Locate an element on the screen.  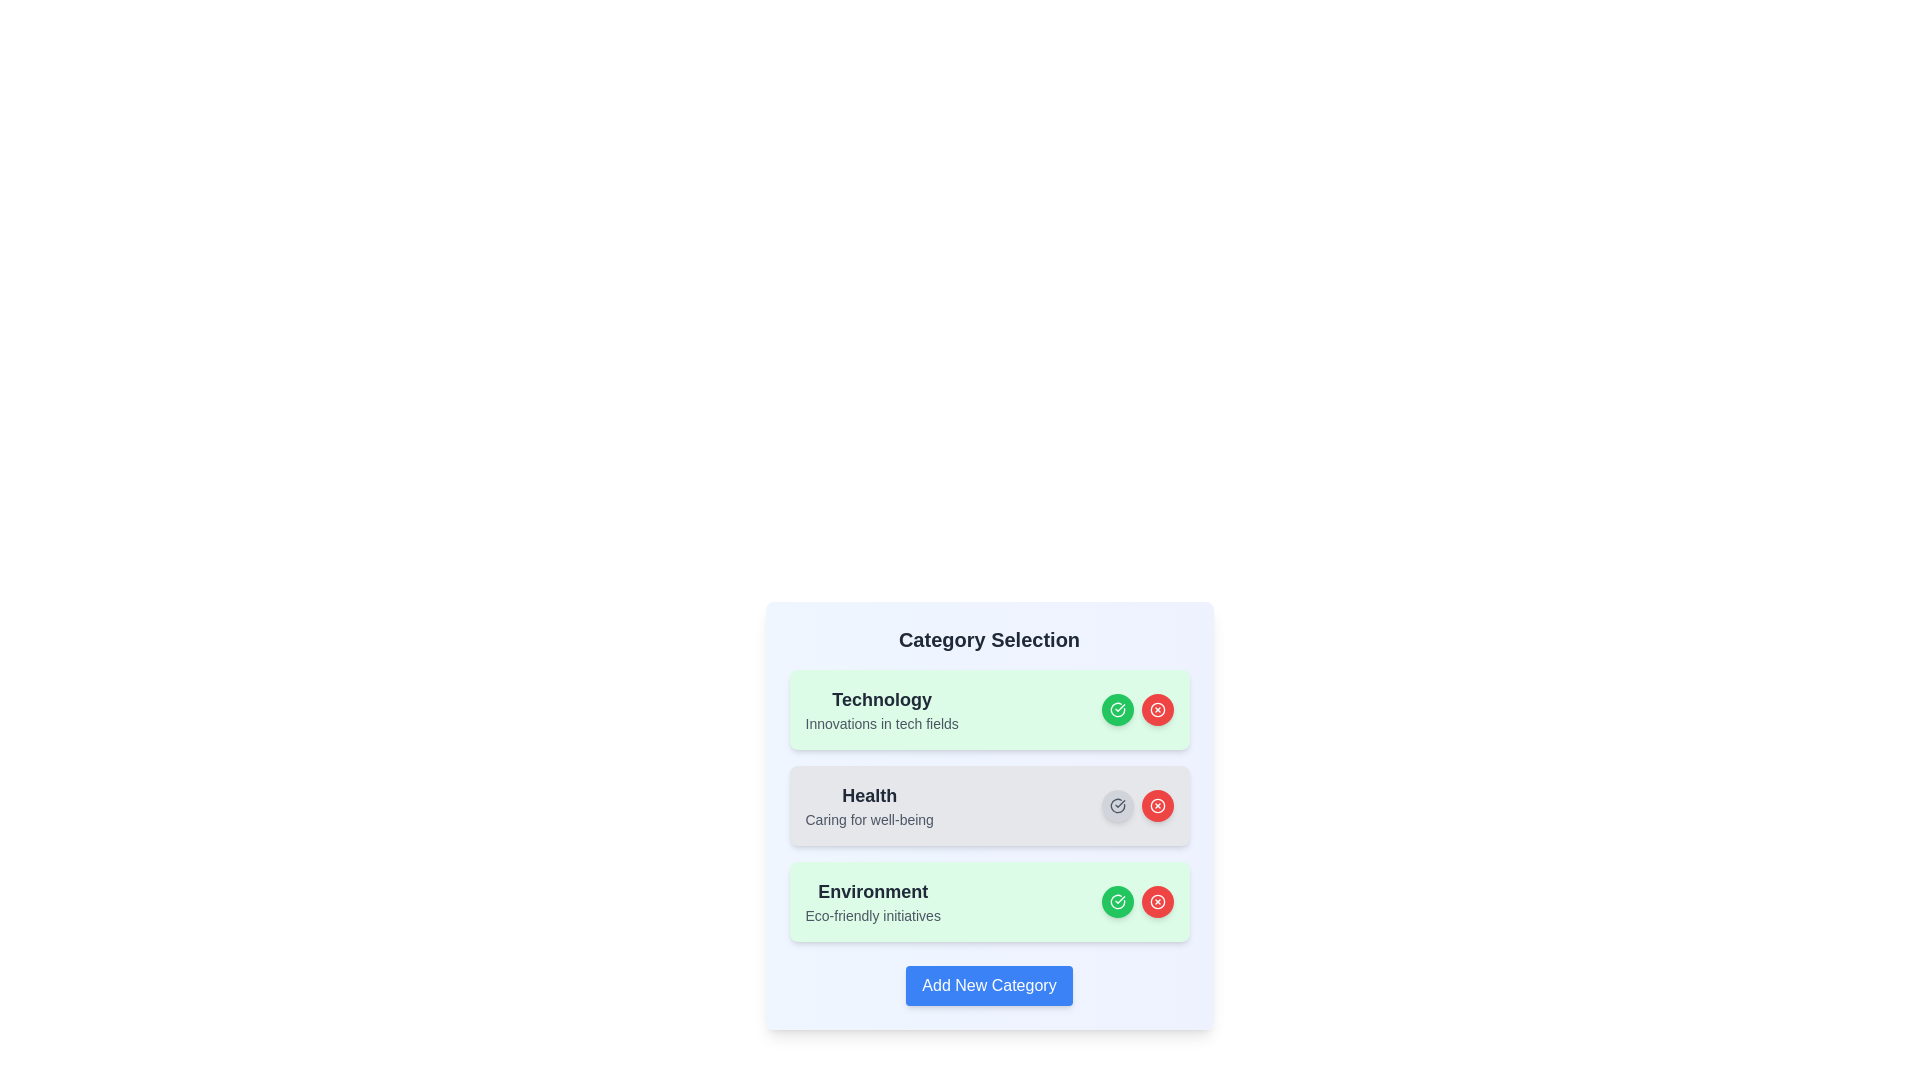
remove button beside the category Environment to delete it is located at coordinates (1157, 902).